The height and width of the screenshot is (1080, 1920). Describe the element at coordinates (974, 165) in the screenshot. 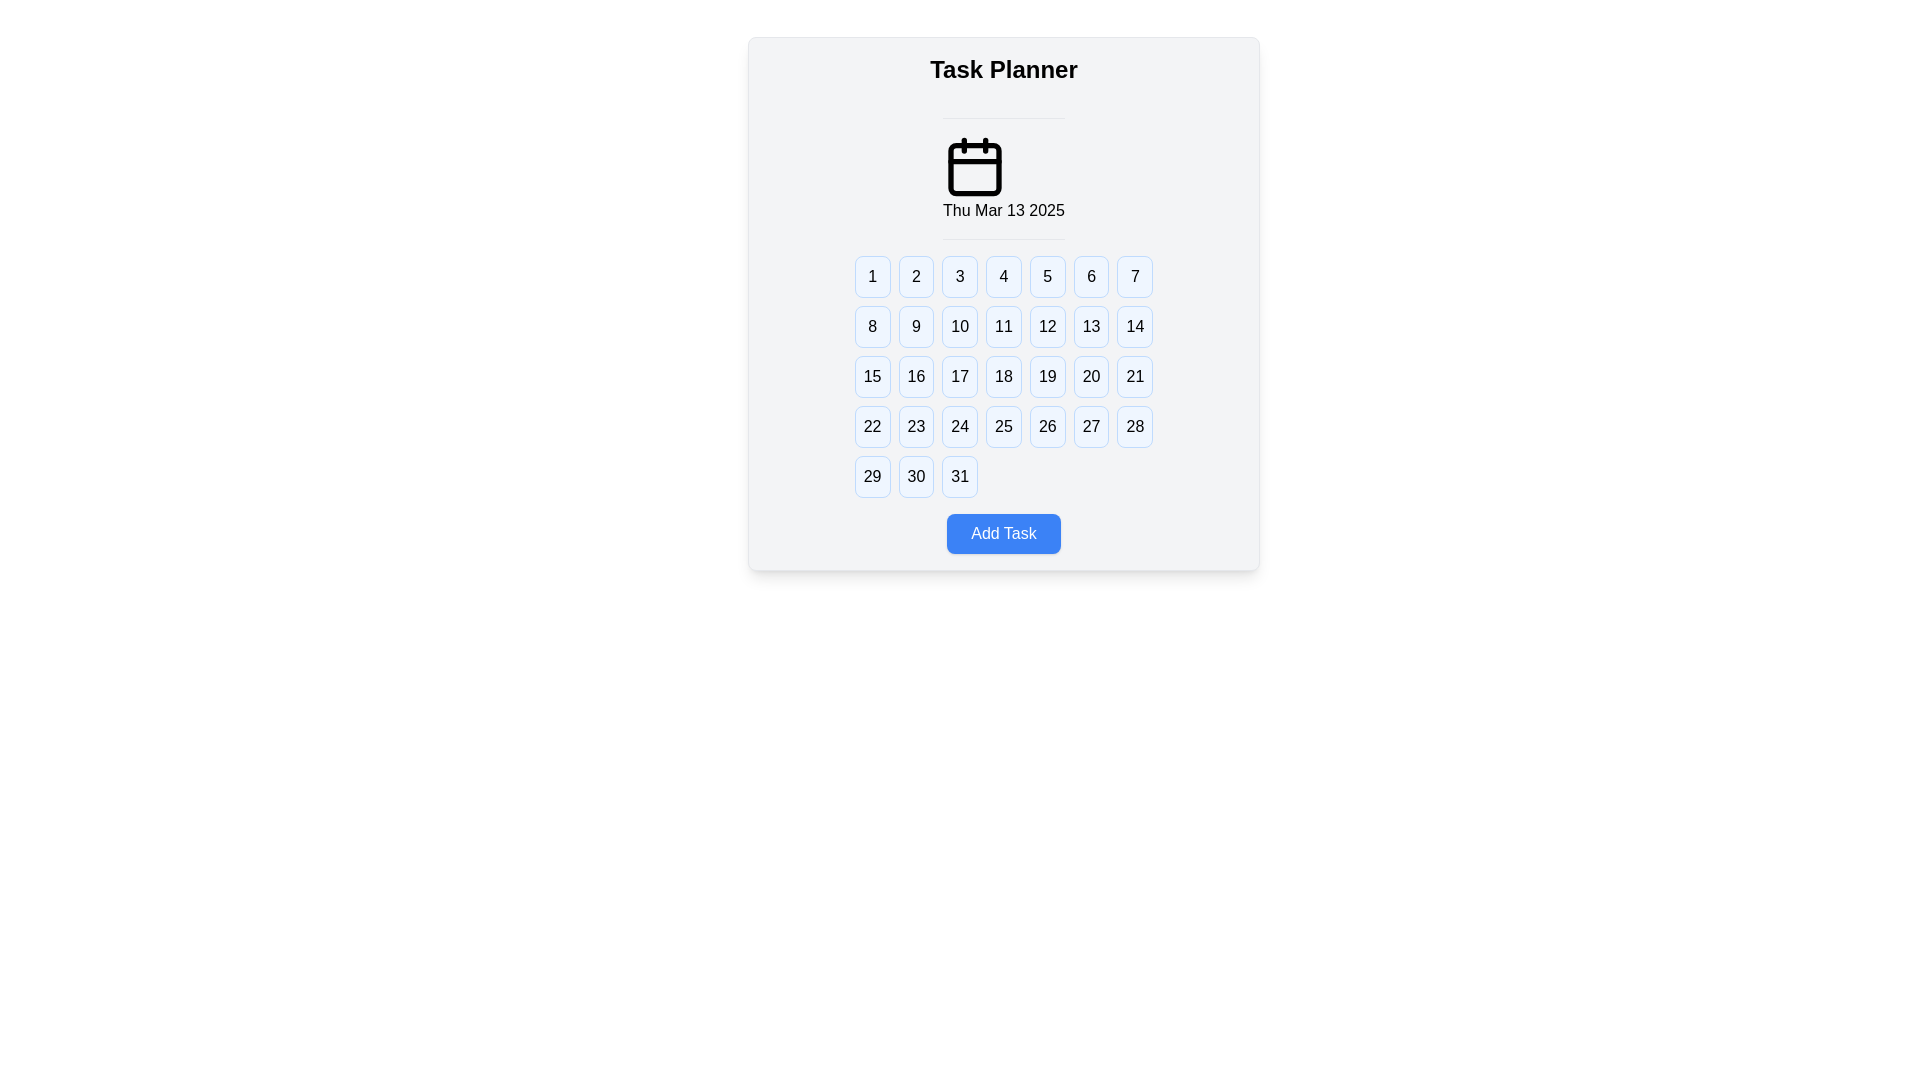

I see `the calendar icon, which is visually styled with a black outline and located above the date label 'Thu Mar 13 2025' within the task planner interface` at that location.